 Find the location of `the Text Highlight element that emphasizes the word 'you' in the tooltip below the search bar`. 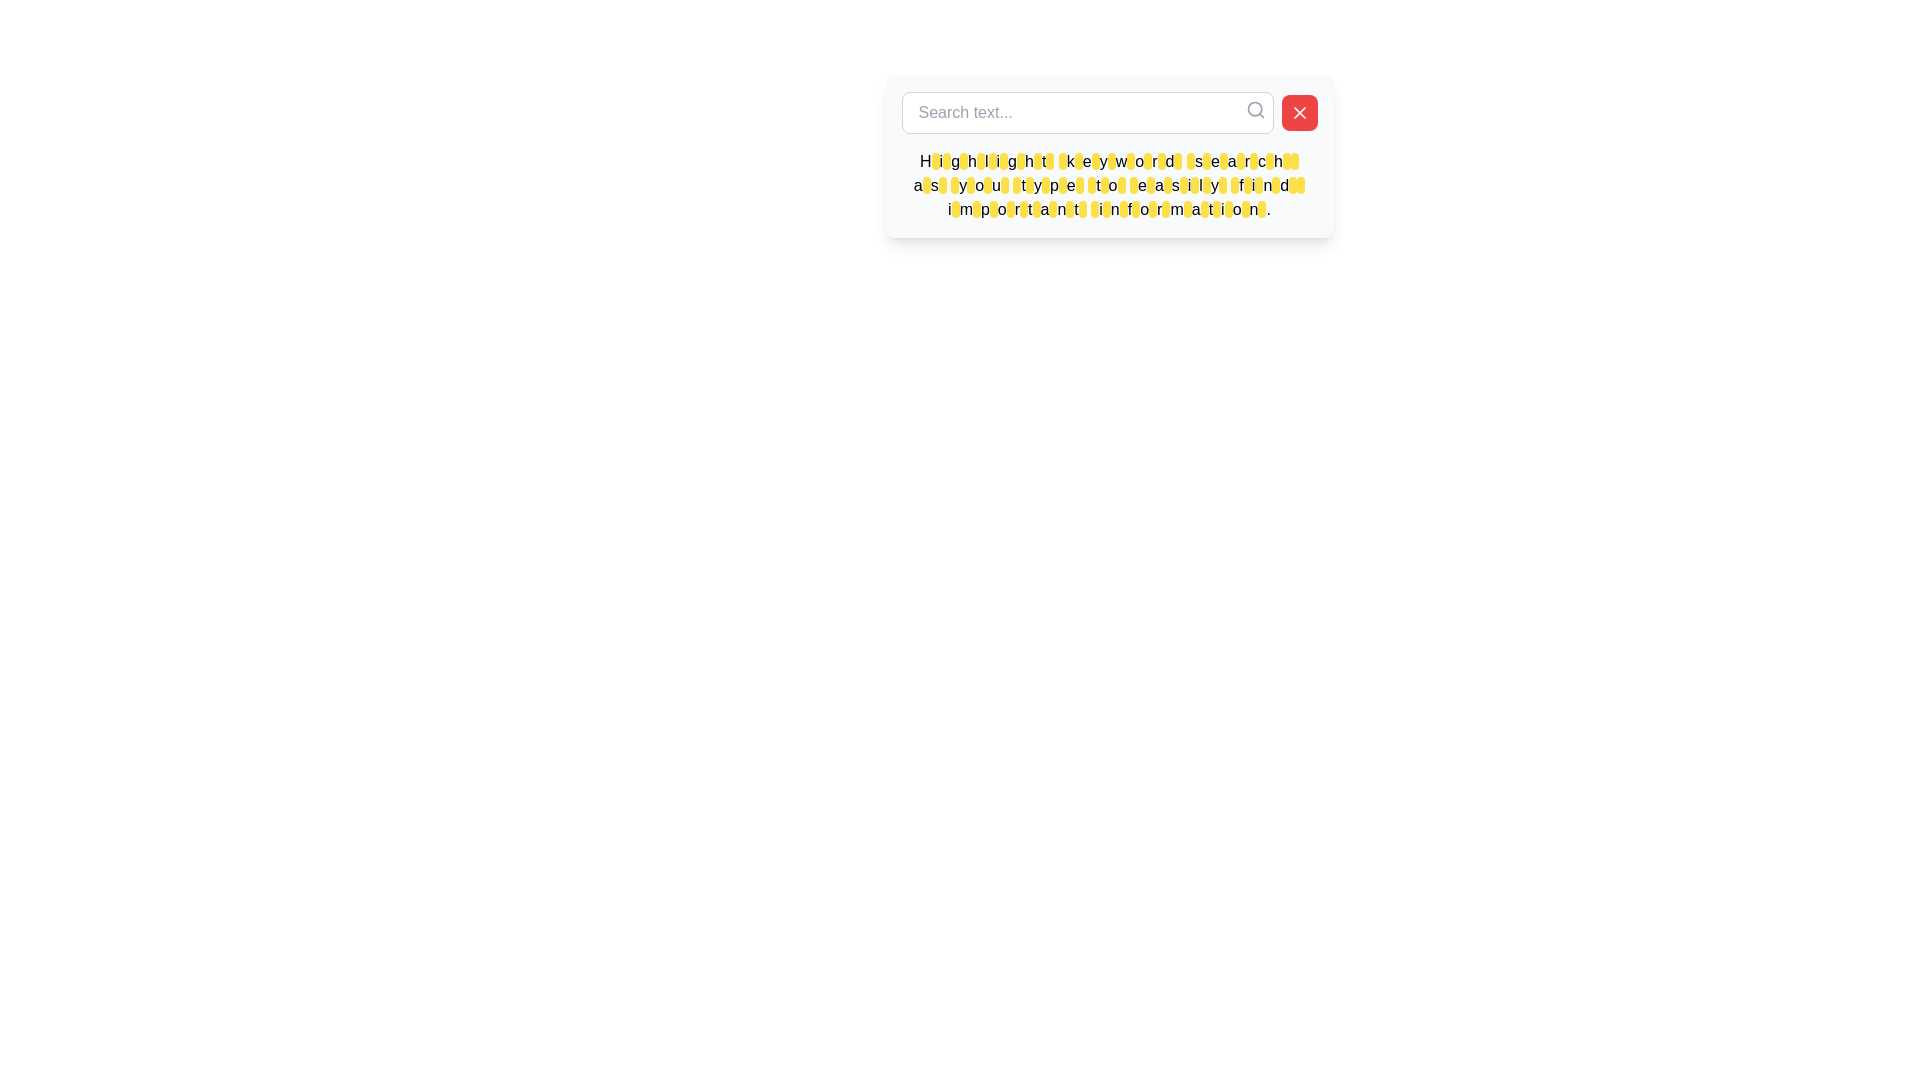

the Text Highlight element that emphasizes the word 'you' in the tooltip below the search bar is located at coordinates (954, 185).